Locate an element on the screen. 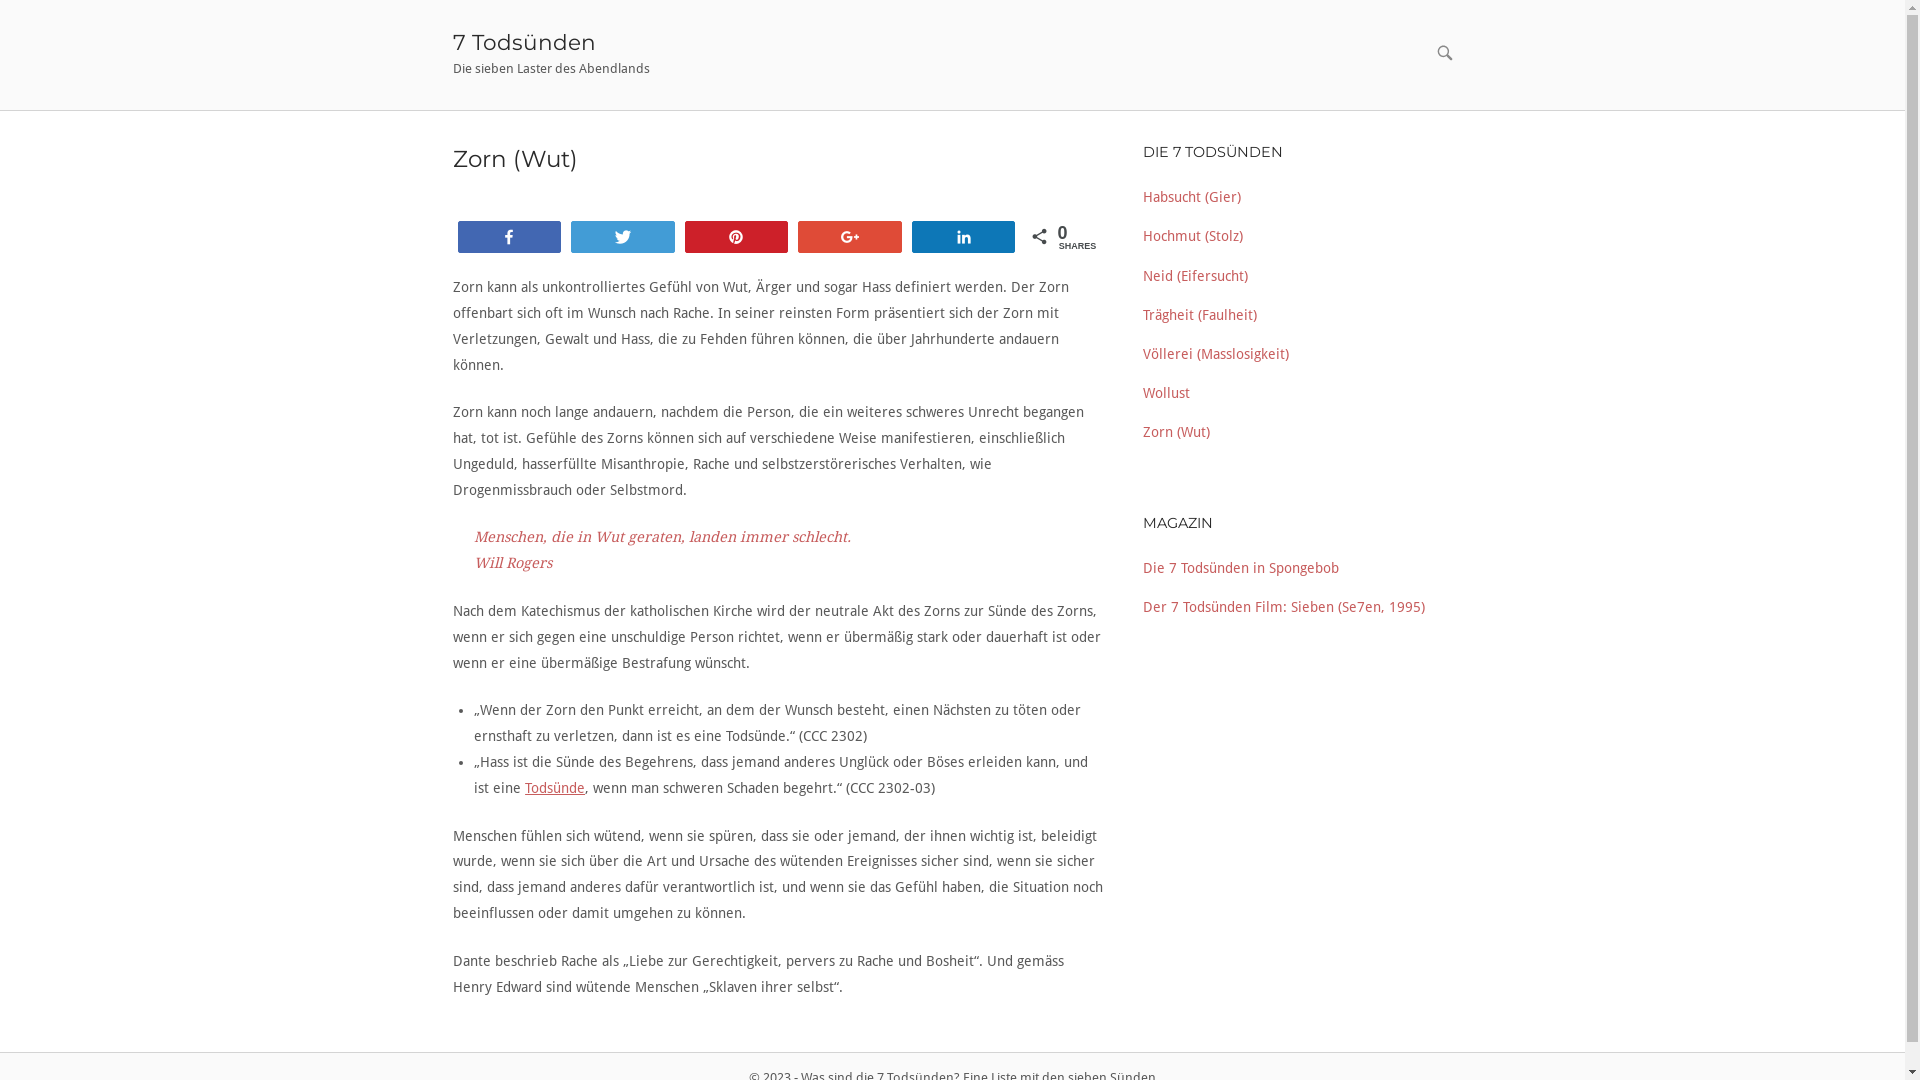 The width and height of the screenshot is (1920, 1080). 'Hochmut (Stolz)' is located at coordinates (1142, 234).